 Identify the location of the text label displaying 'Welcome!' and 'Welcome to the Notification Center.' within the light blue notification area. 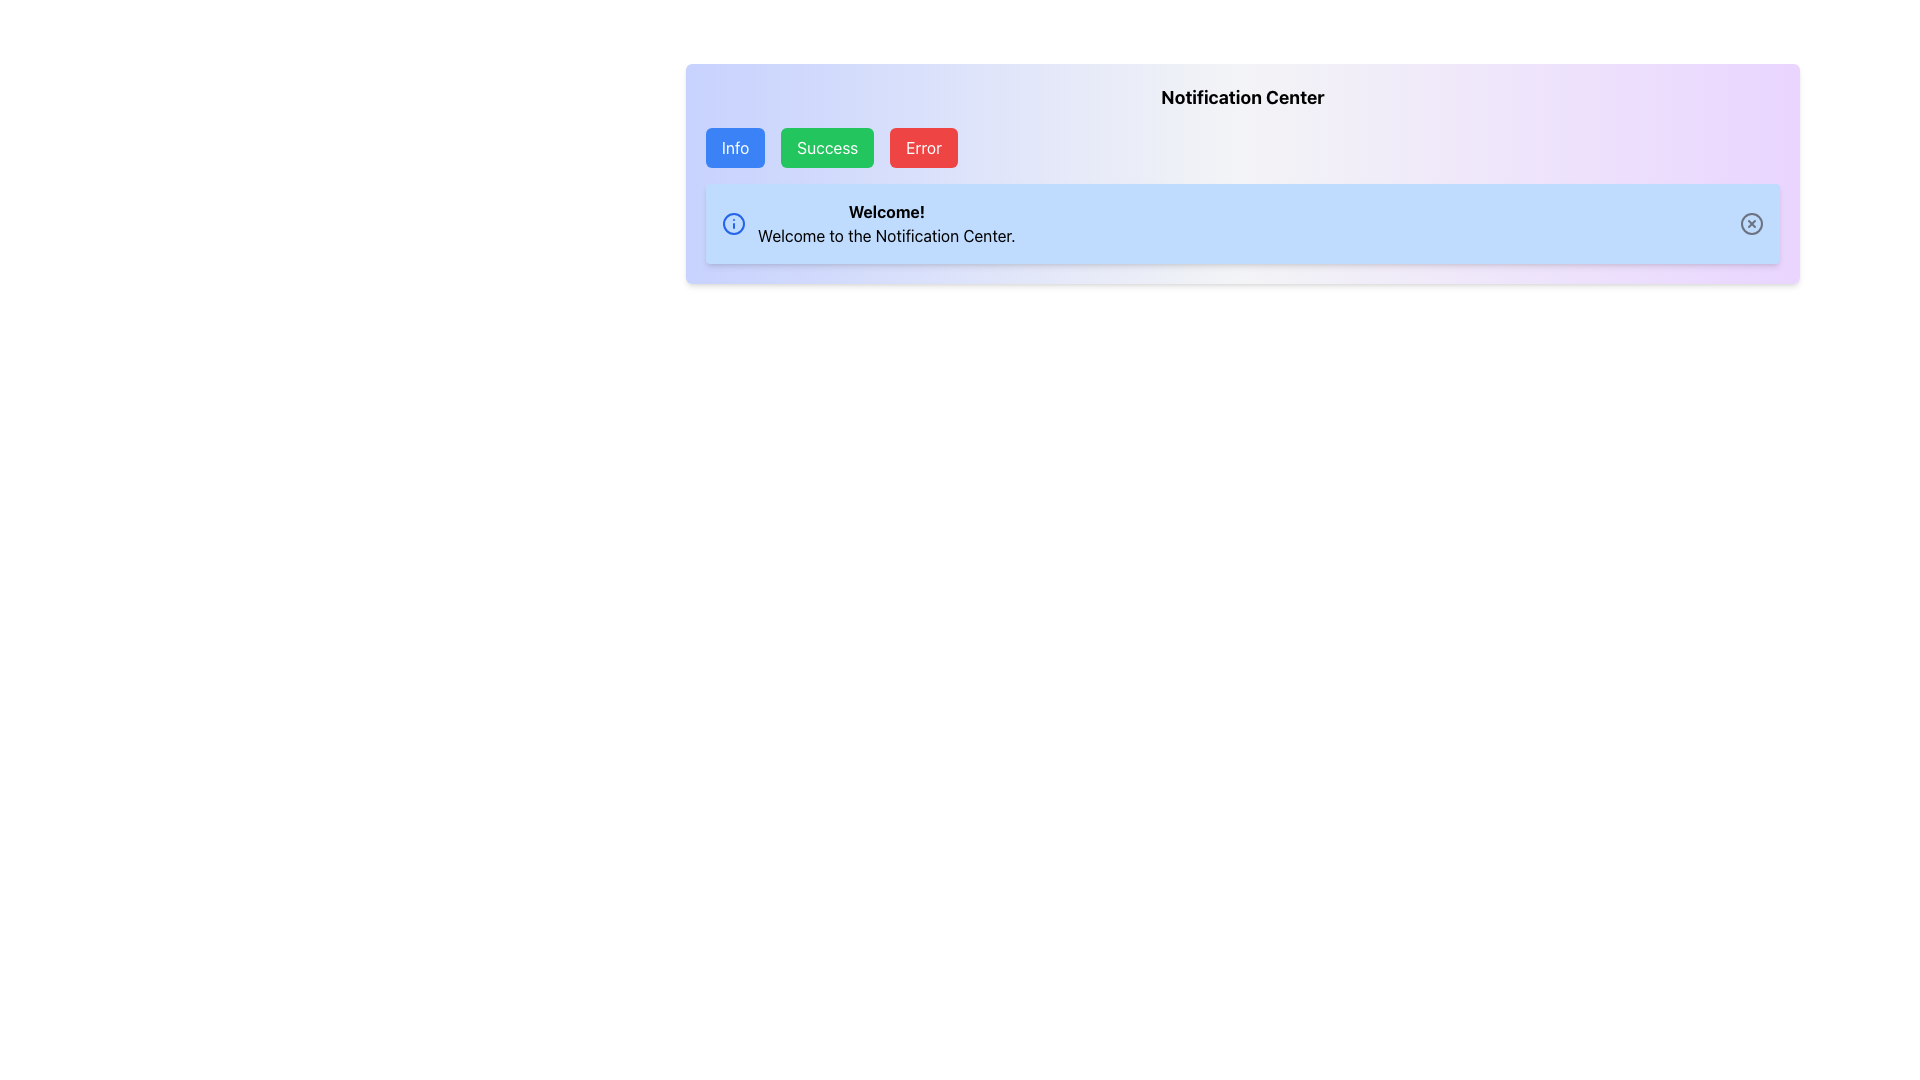
(885, 223).